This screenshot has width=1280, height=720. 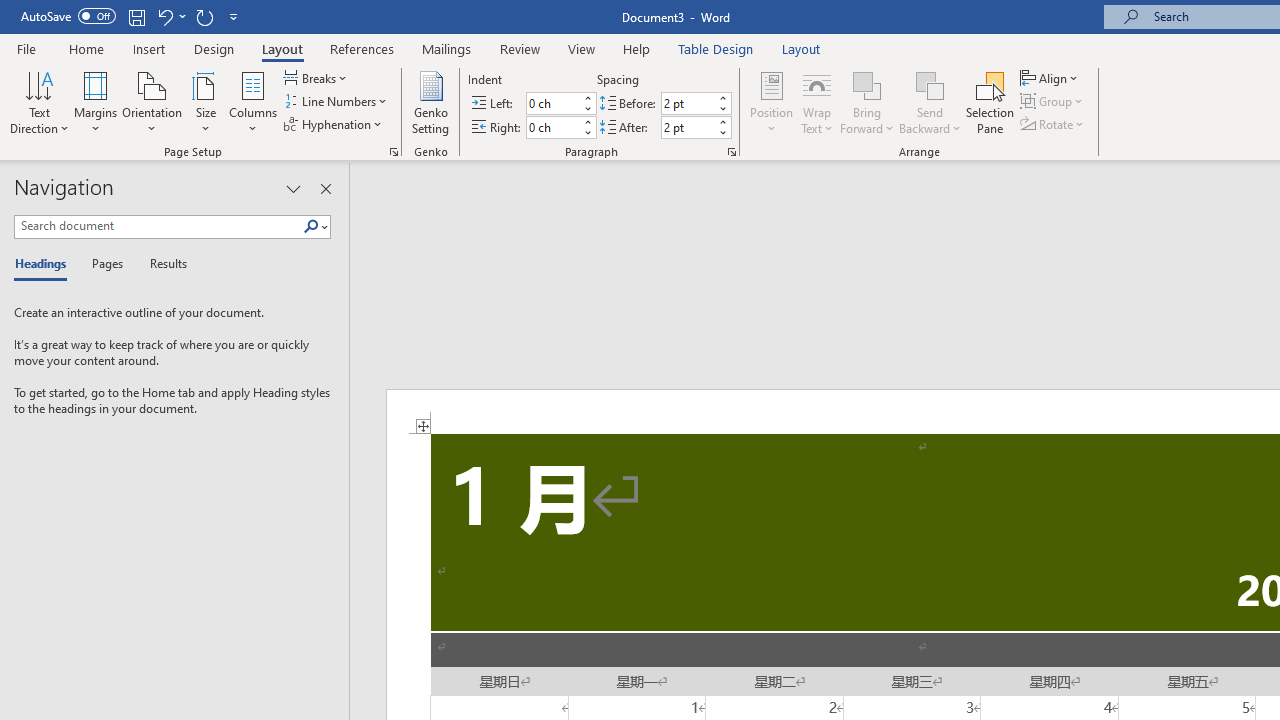 I want to click on 'Selection Pane...', so click(x=990, y=103).